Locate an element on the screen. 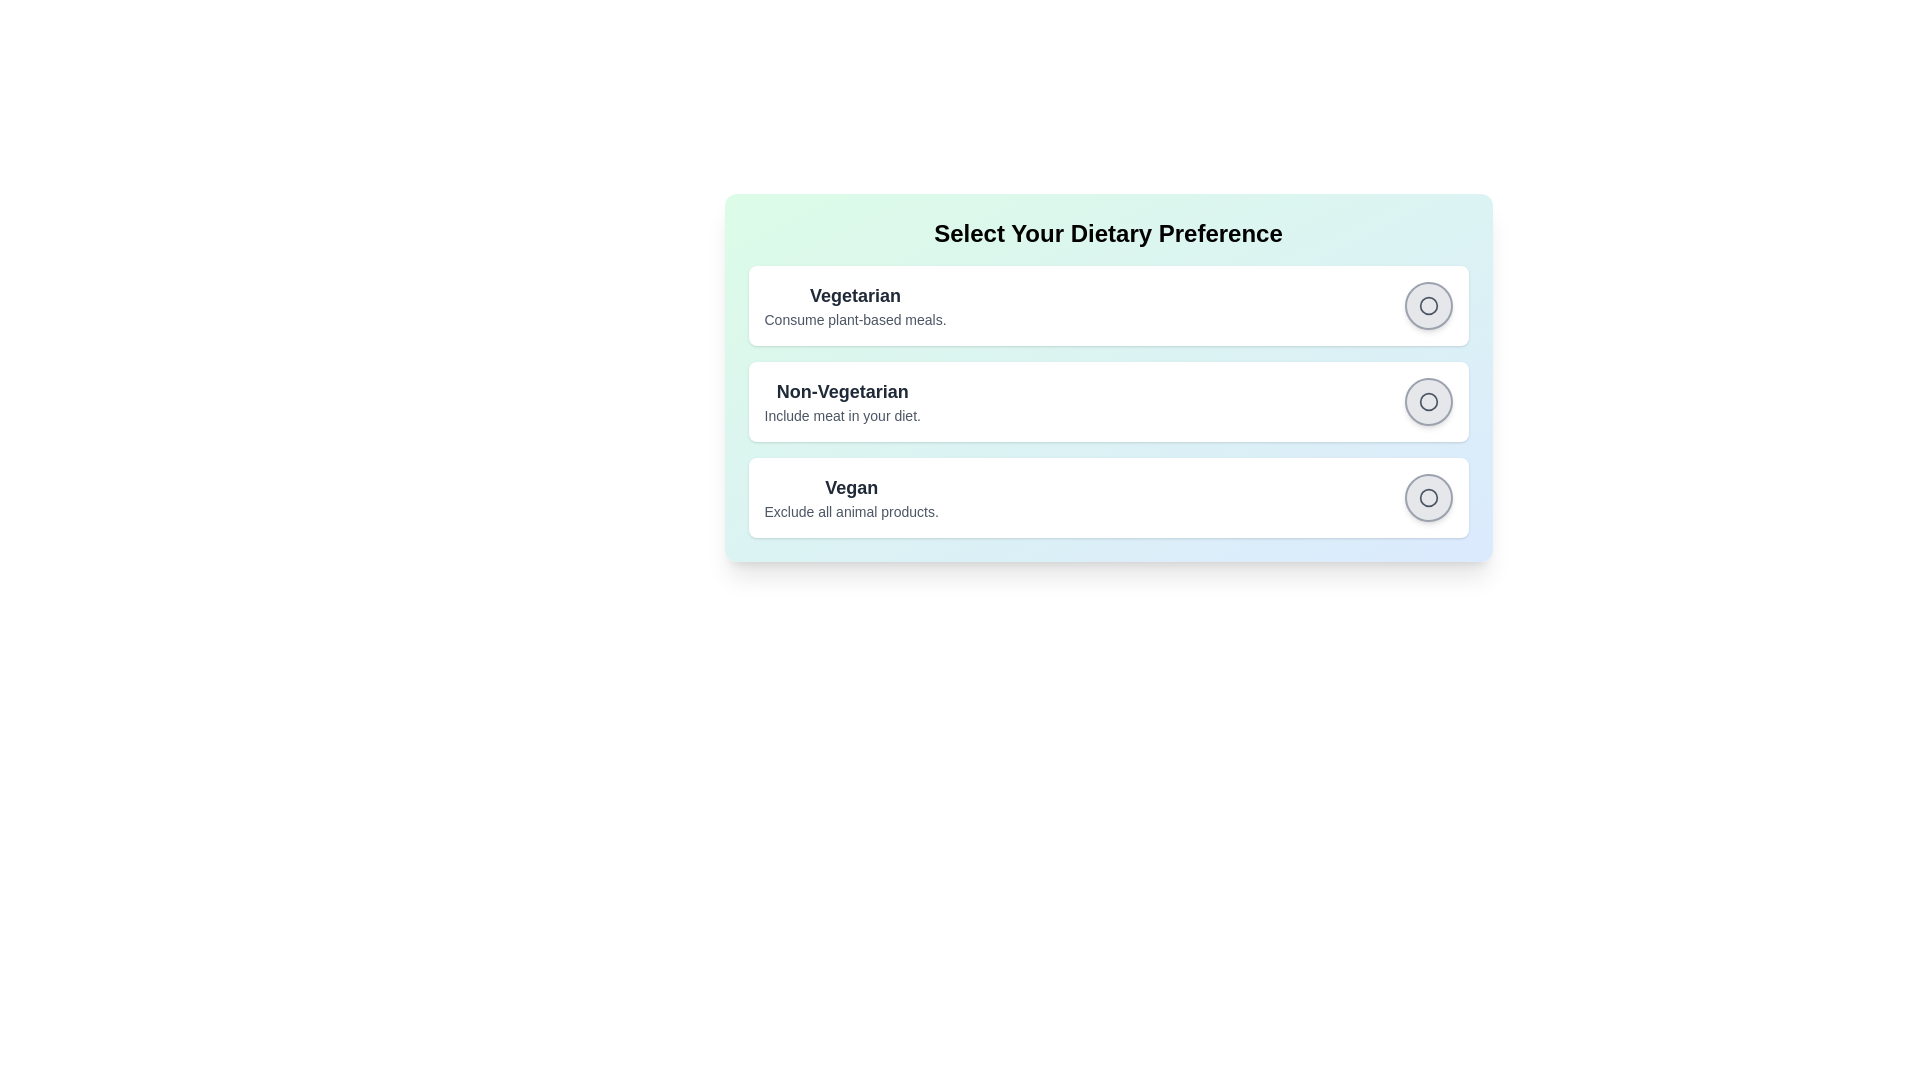 This screenshot has height=1080, width=1920. the Non-Vegetarian dietary preference label, which is the title of the second section in a list of dietary preferences, positioned above the supporting text 'Include meat in your diet.' is located at coordinates (842, 392).